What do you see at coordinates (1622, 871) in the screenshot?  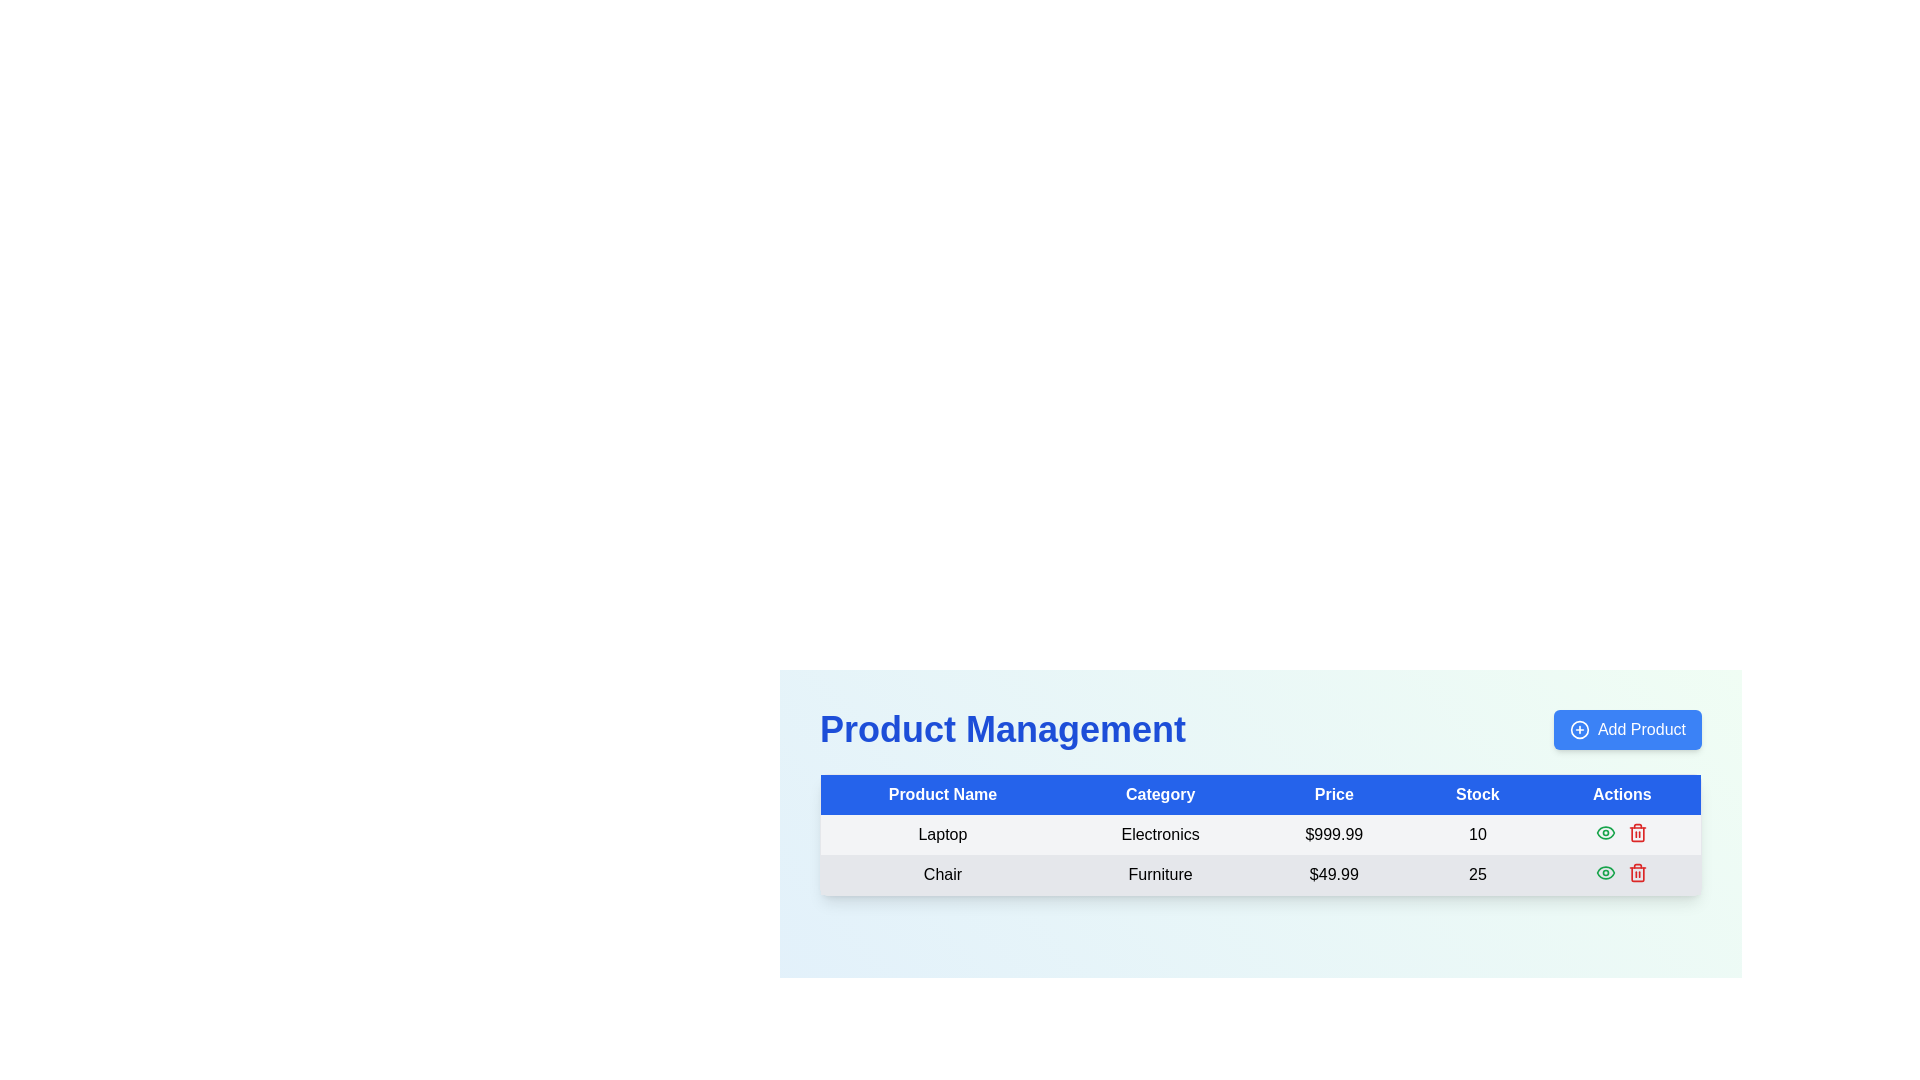 I see `the interactive icons in the 'Actions' column of the second row of the product management table` at bounding box center [1622, 871].